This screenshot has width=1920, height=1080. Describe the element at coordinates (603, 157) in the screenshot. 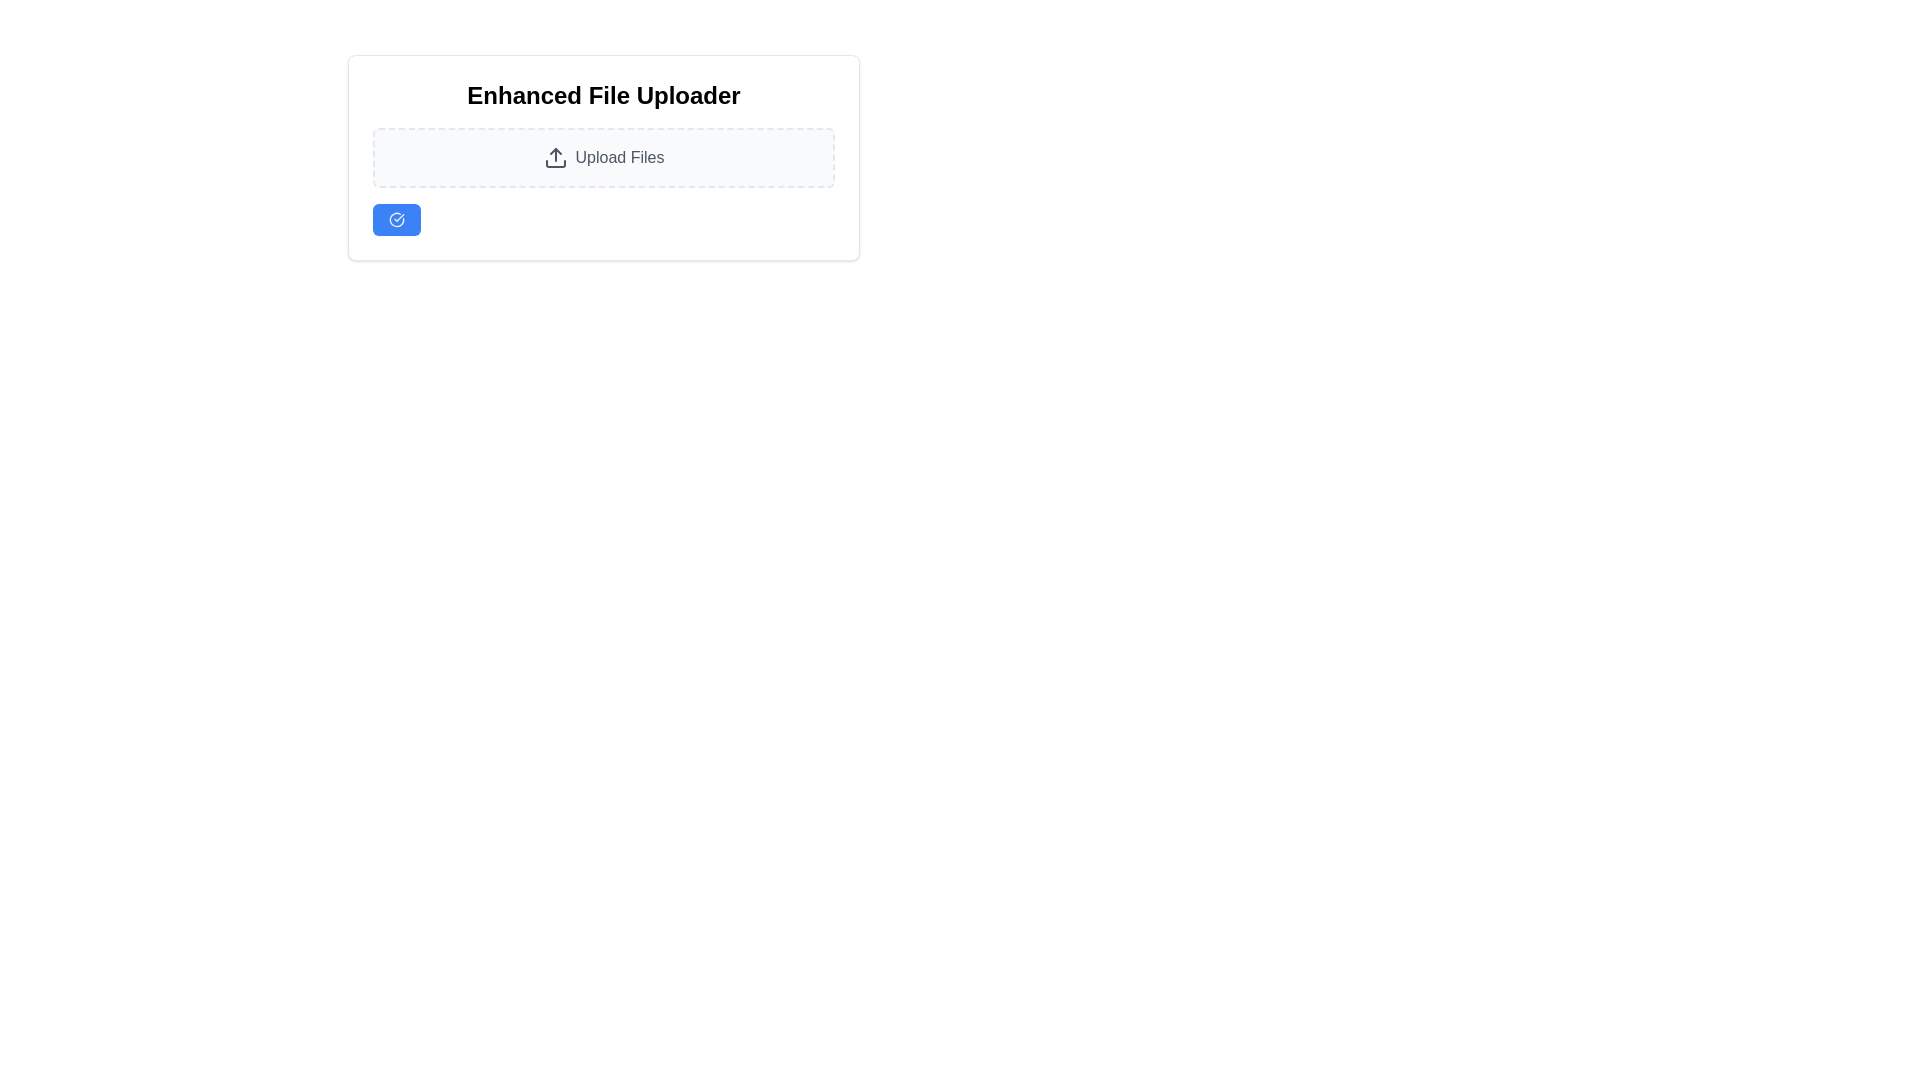

I see `the Interactive upload area located centrally under the title of 'Enhanced File Uploader' to observe hover effects` at that location.